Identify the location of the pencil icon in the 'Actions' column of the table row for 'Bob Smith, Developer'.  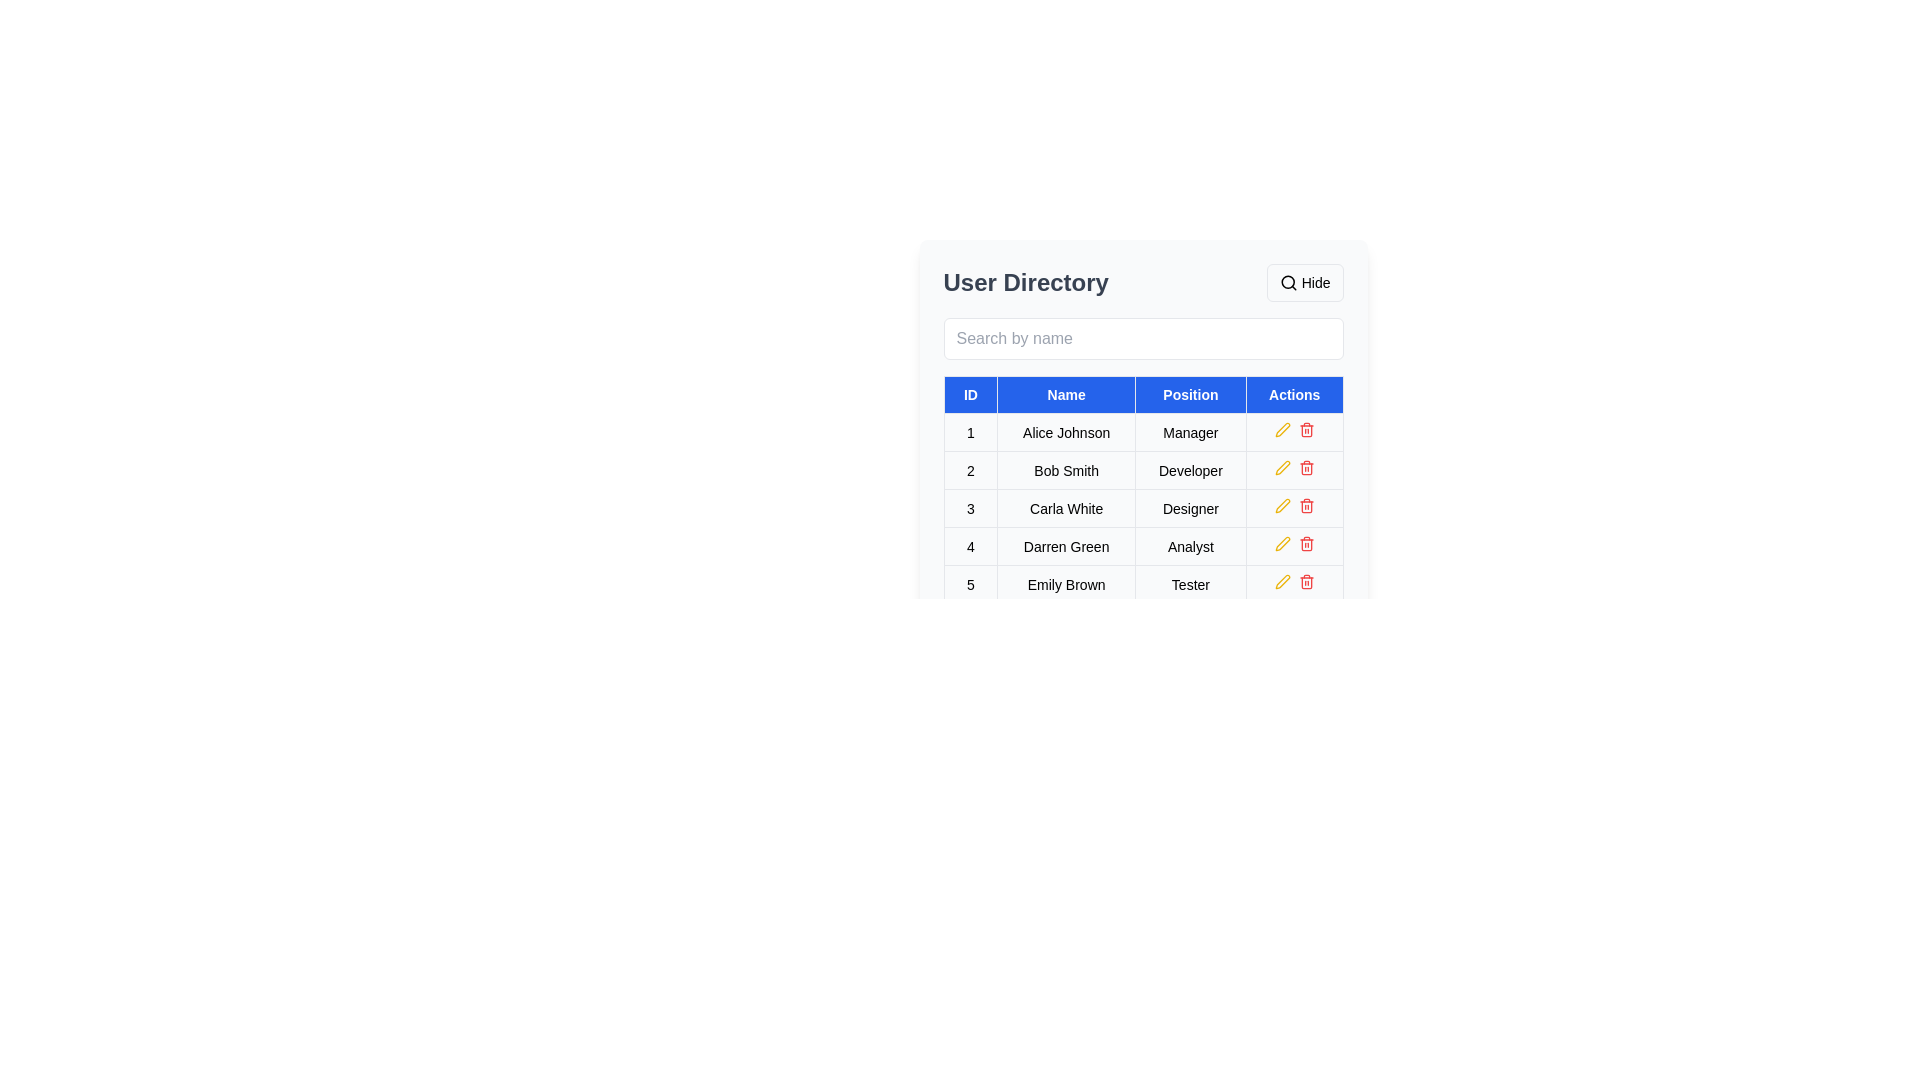
(1282, 428).